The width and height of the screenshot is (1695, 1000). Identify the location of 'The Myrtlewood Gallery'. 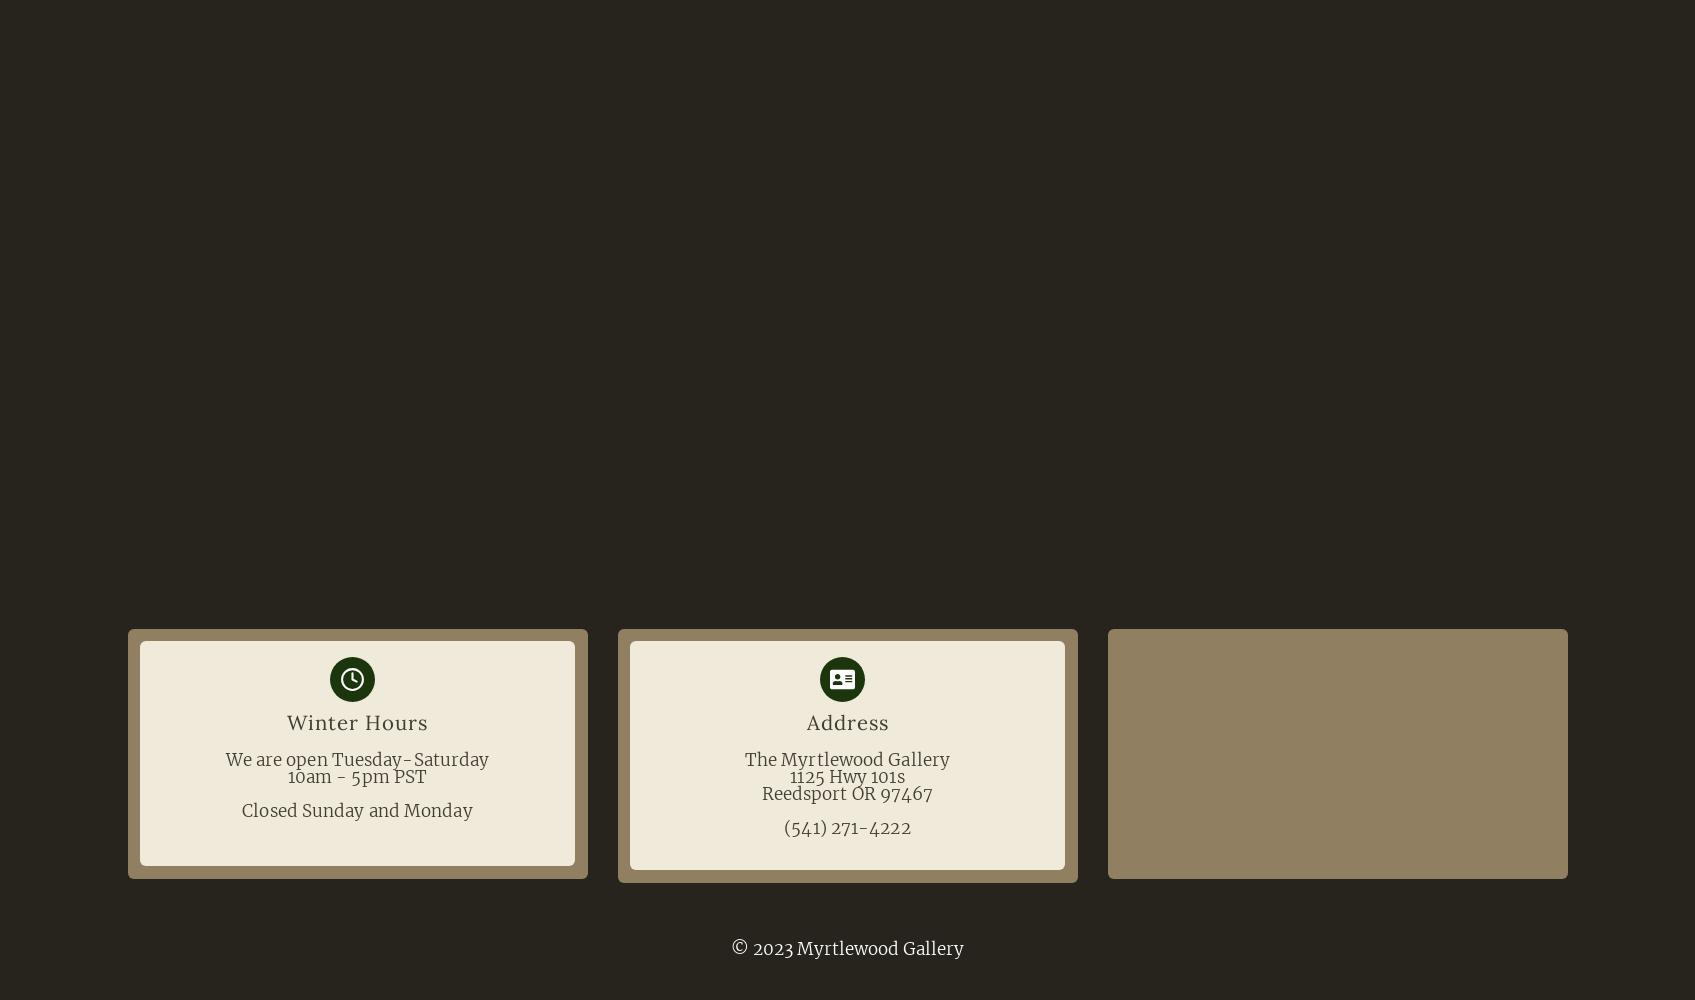
(742, 760).